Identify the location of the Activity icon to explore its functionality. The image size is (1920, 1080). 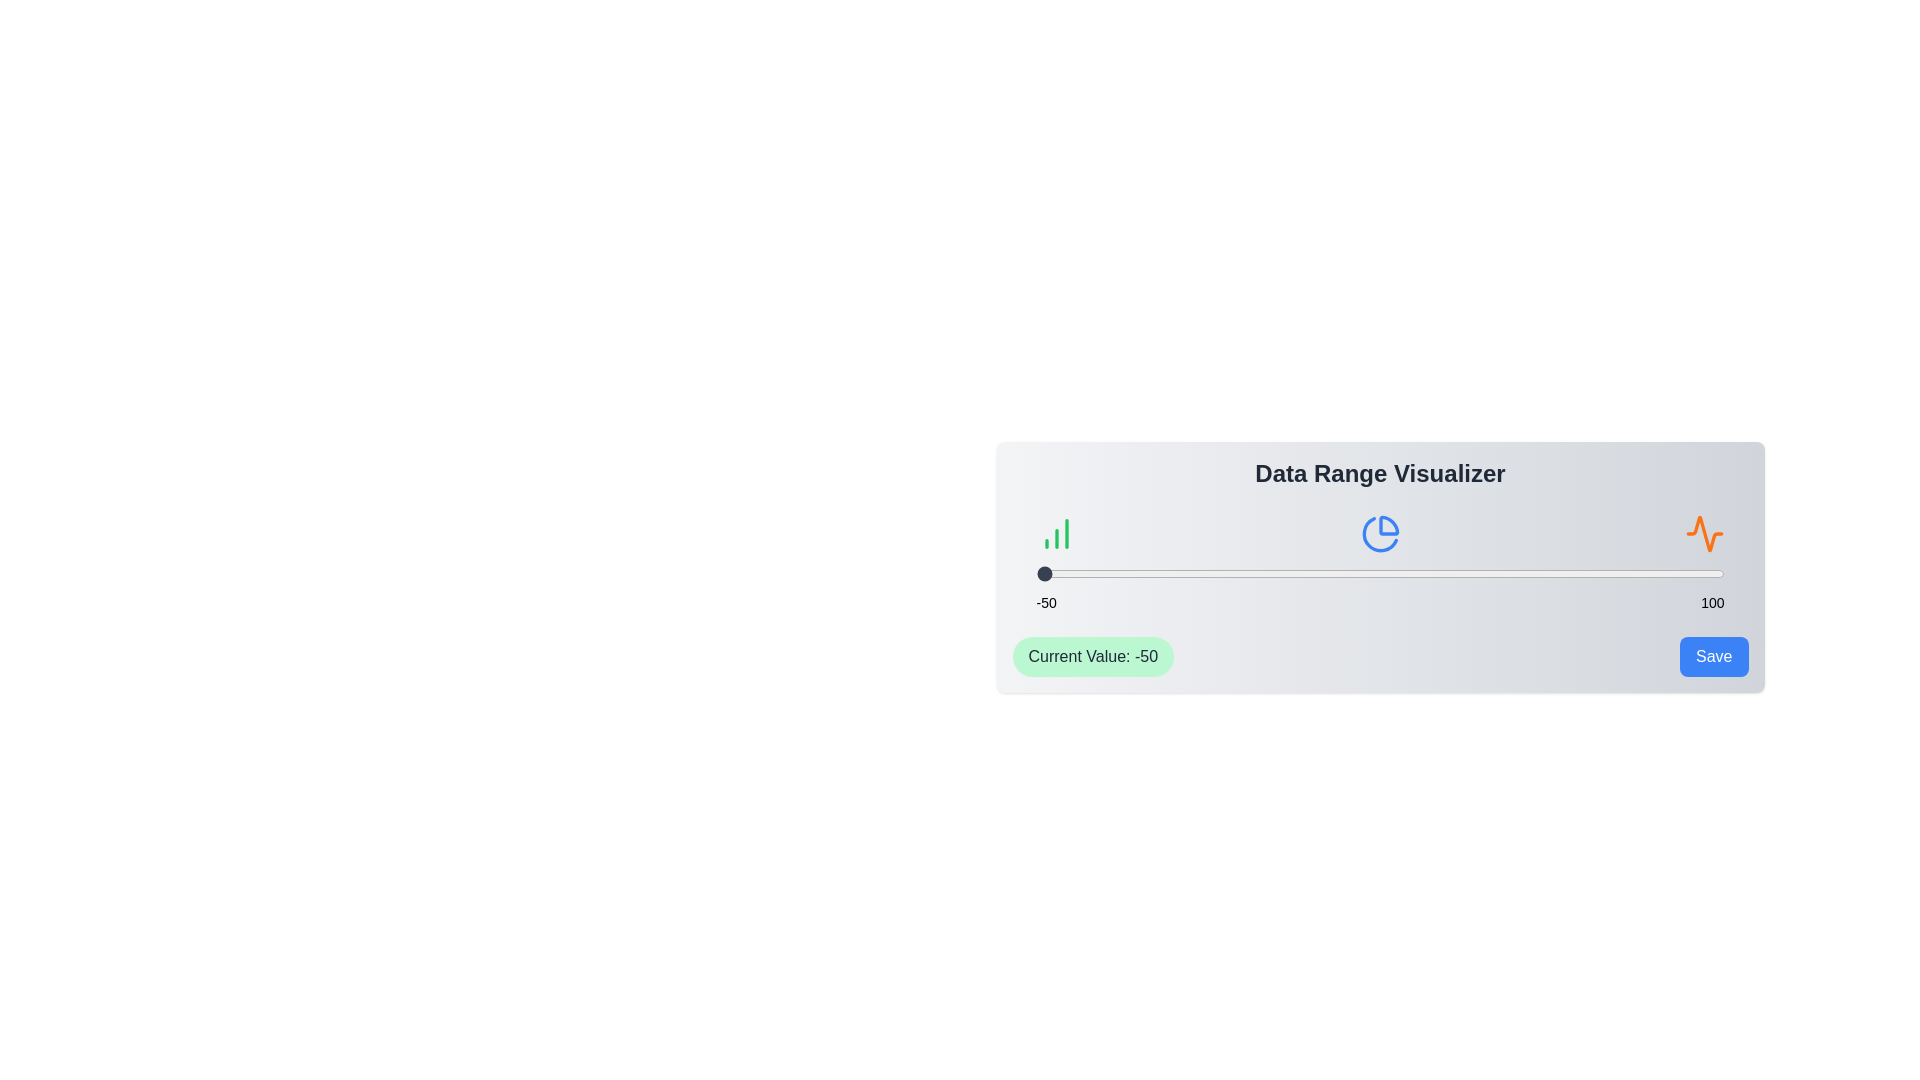
(1703, 532).